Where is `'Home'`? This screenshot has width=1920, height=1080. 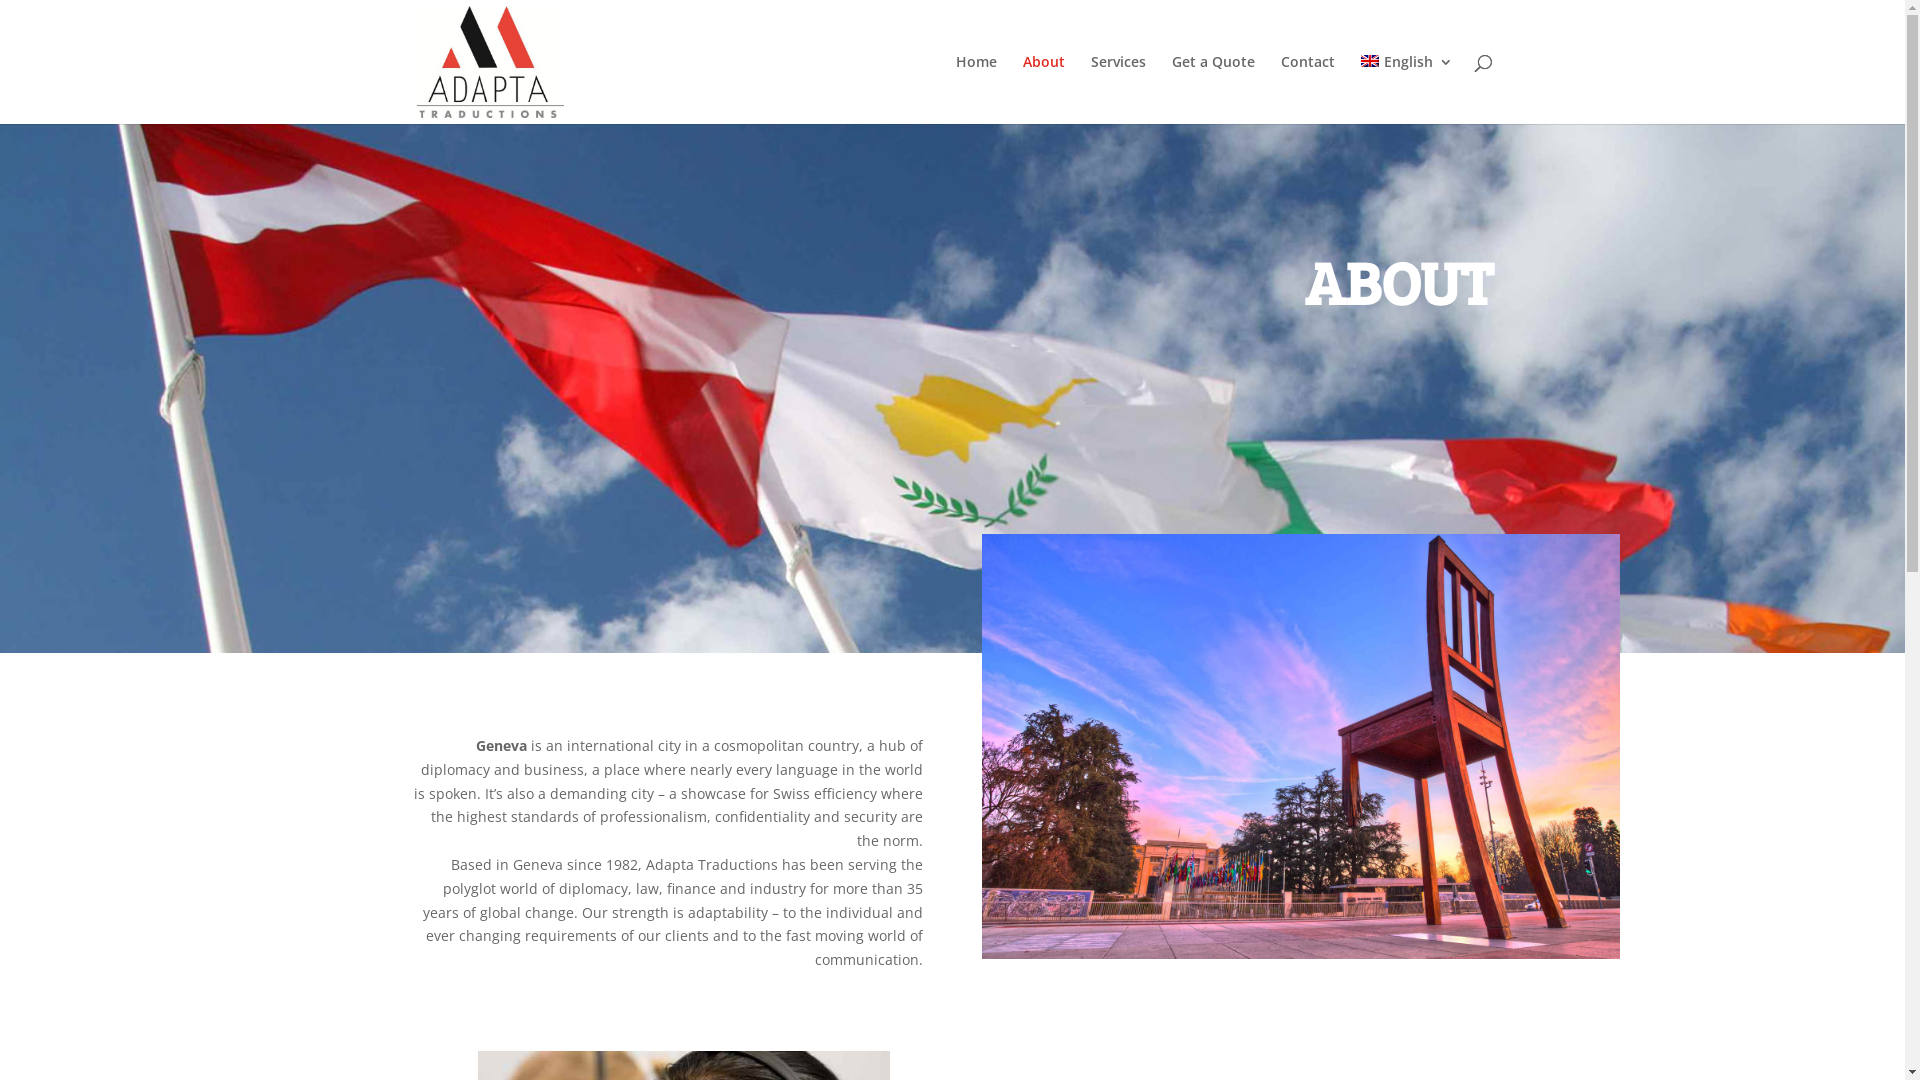 'Home' is located at coordinates (976, 88).